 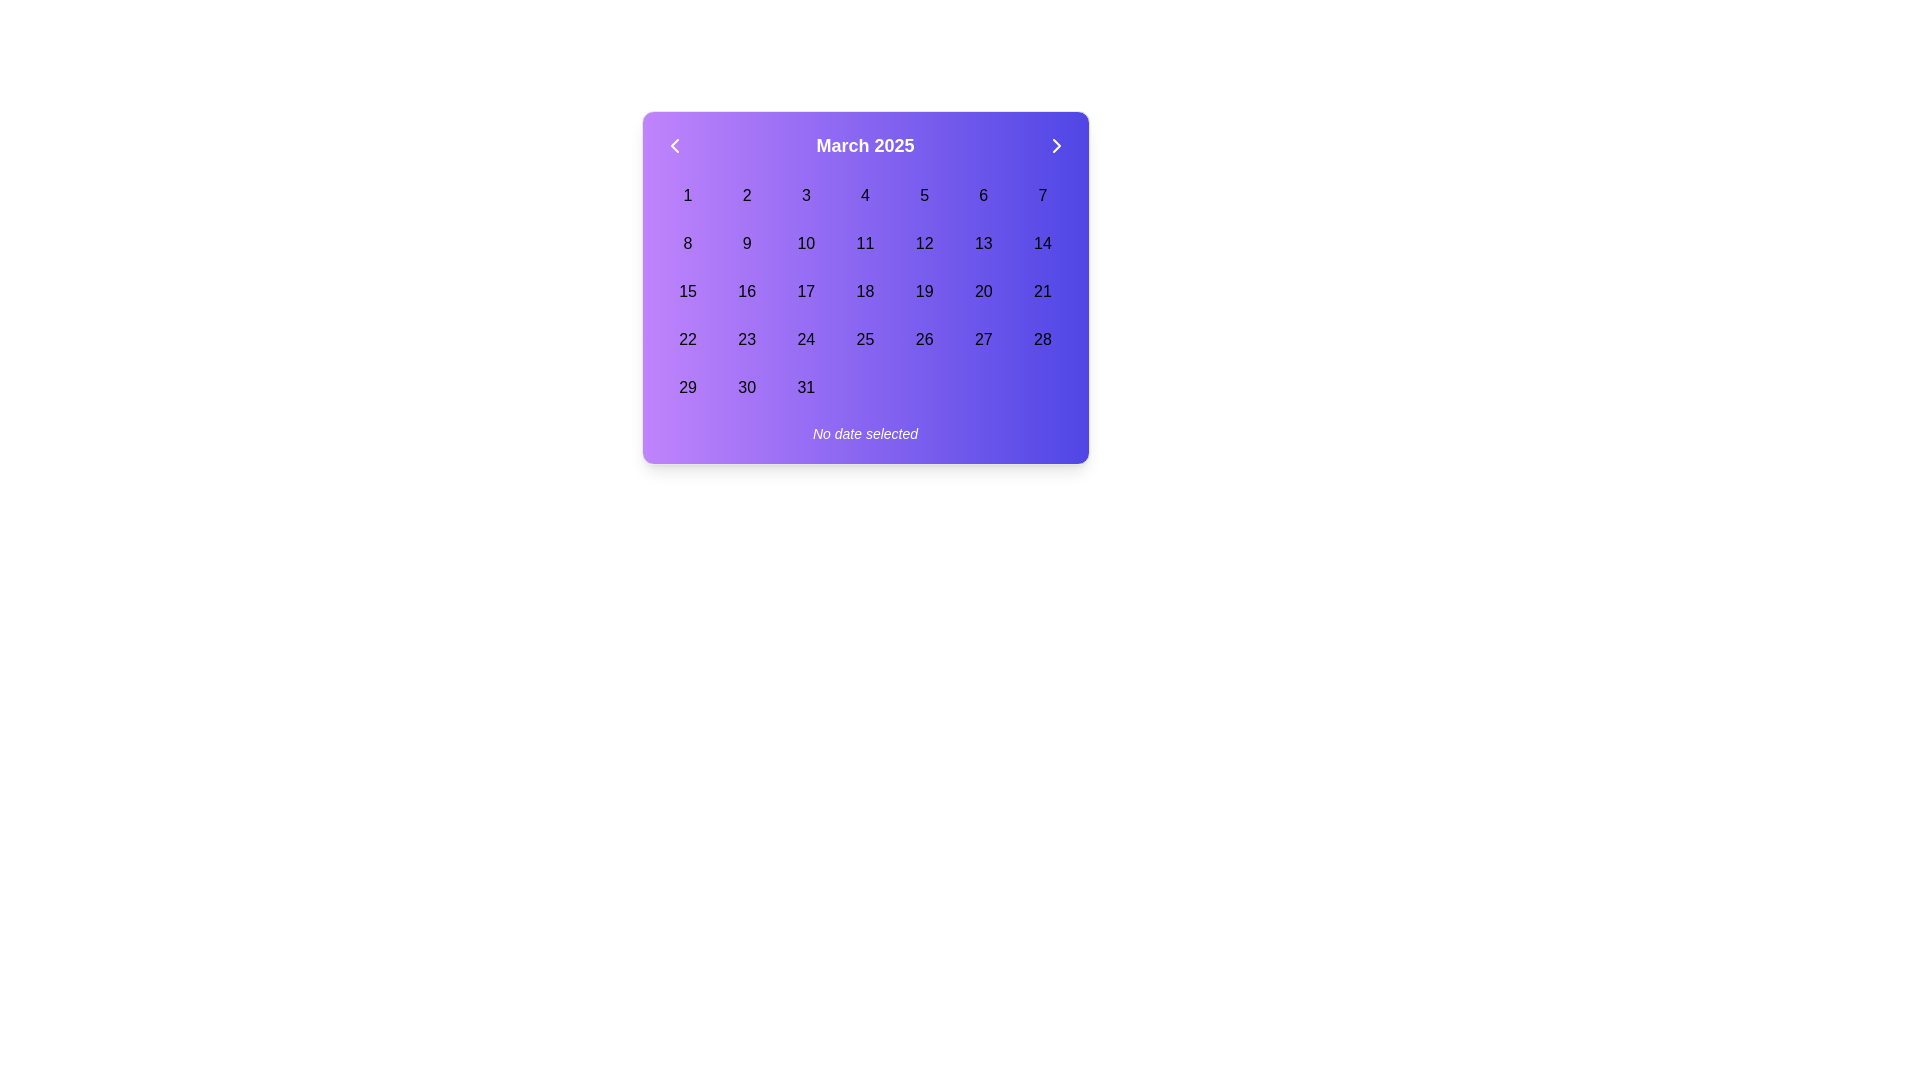 I want to click on the day selector button for the 13th of the month located in the second row and sixth column of the calendar grid, so click(x=983, y=242).